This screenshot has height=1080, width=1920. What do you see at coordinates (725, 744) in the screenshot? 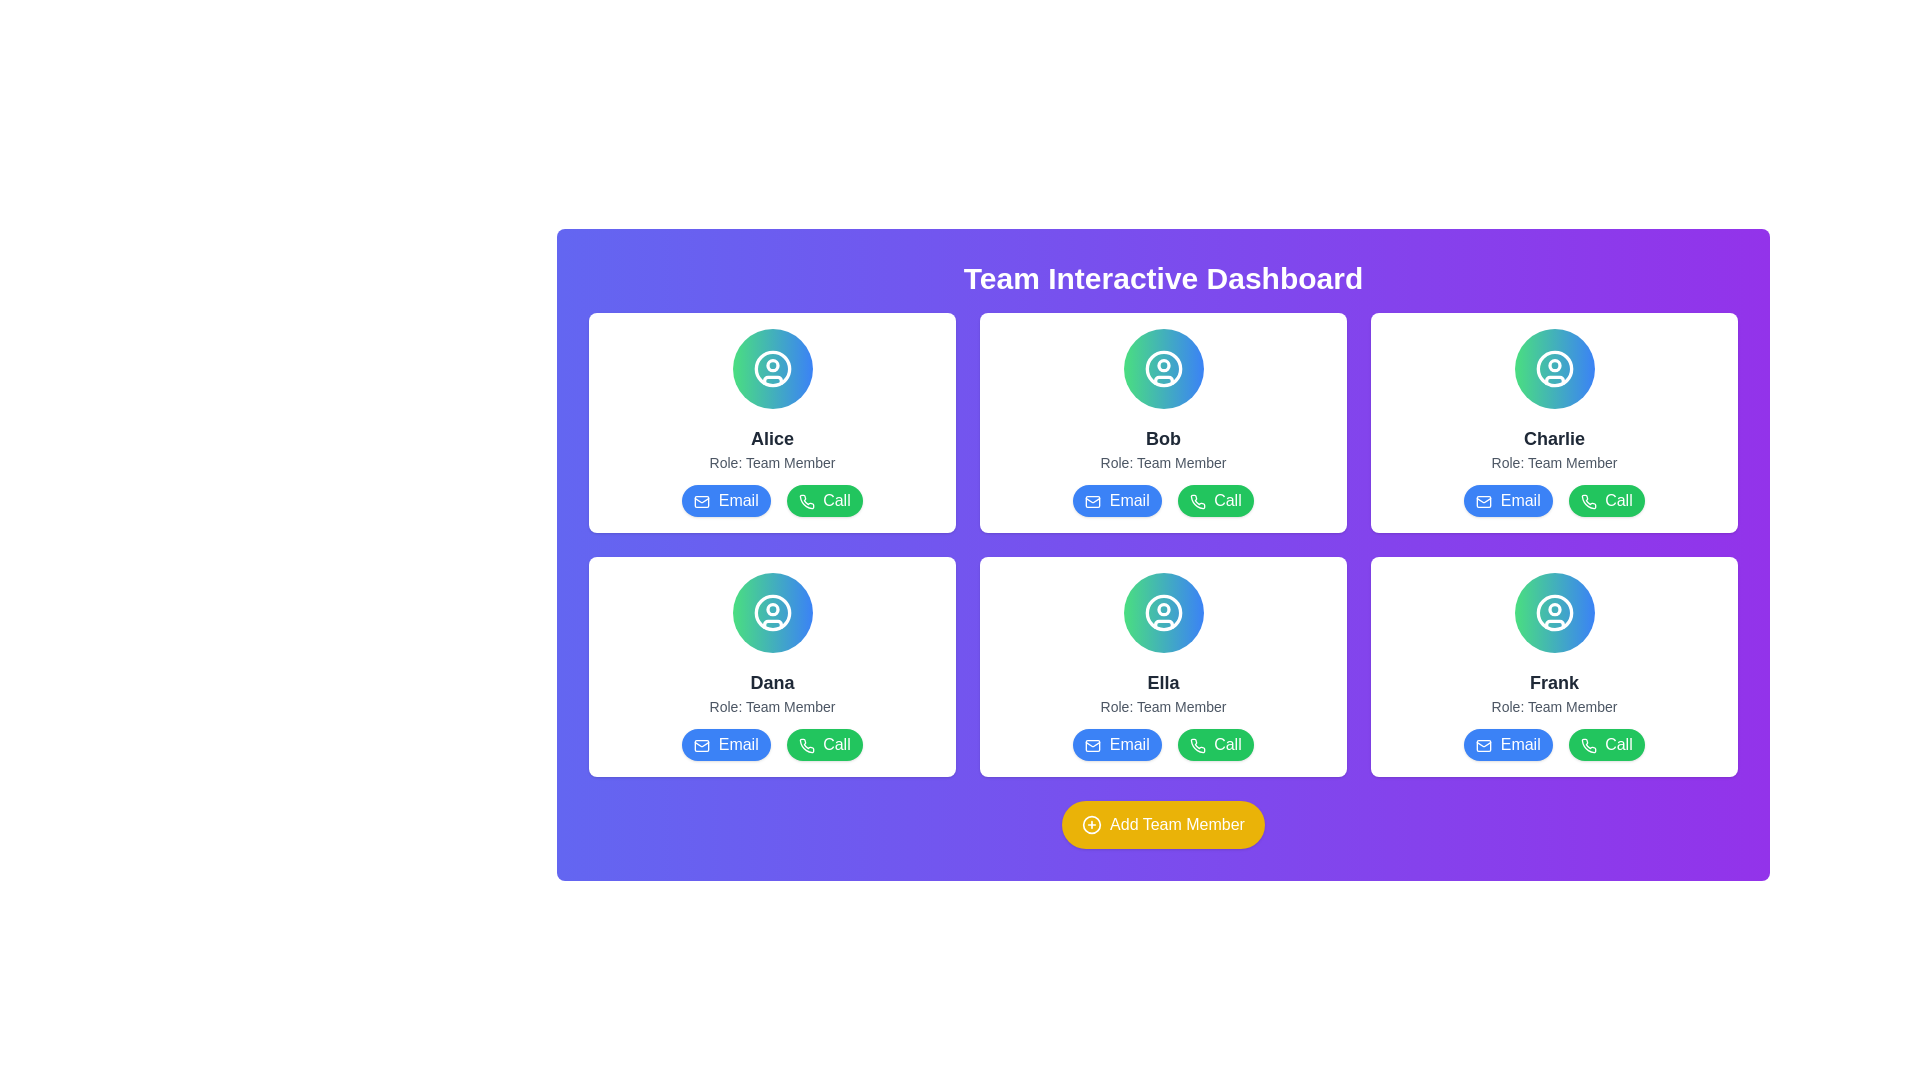
I see `the email button located in the lower section of the 'Dana' card on the dashboard to send an email` at bounding box center [725, 744].